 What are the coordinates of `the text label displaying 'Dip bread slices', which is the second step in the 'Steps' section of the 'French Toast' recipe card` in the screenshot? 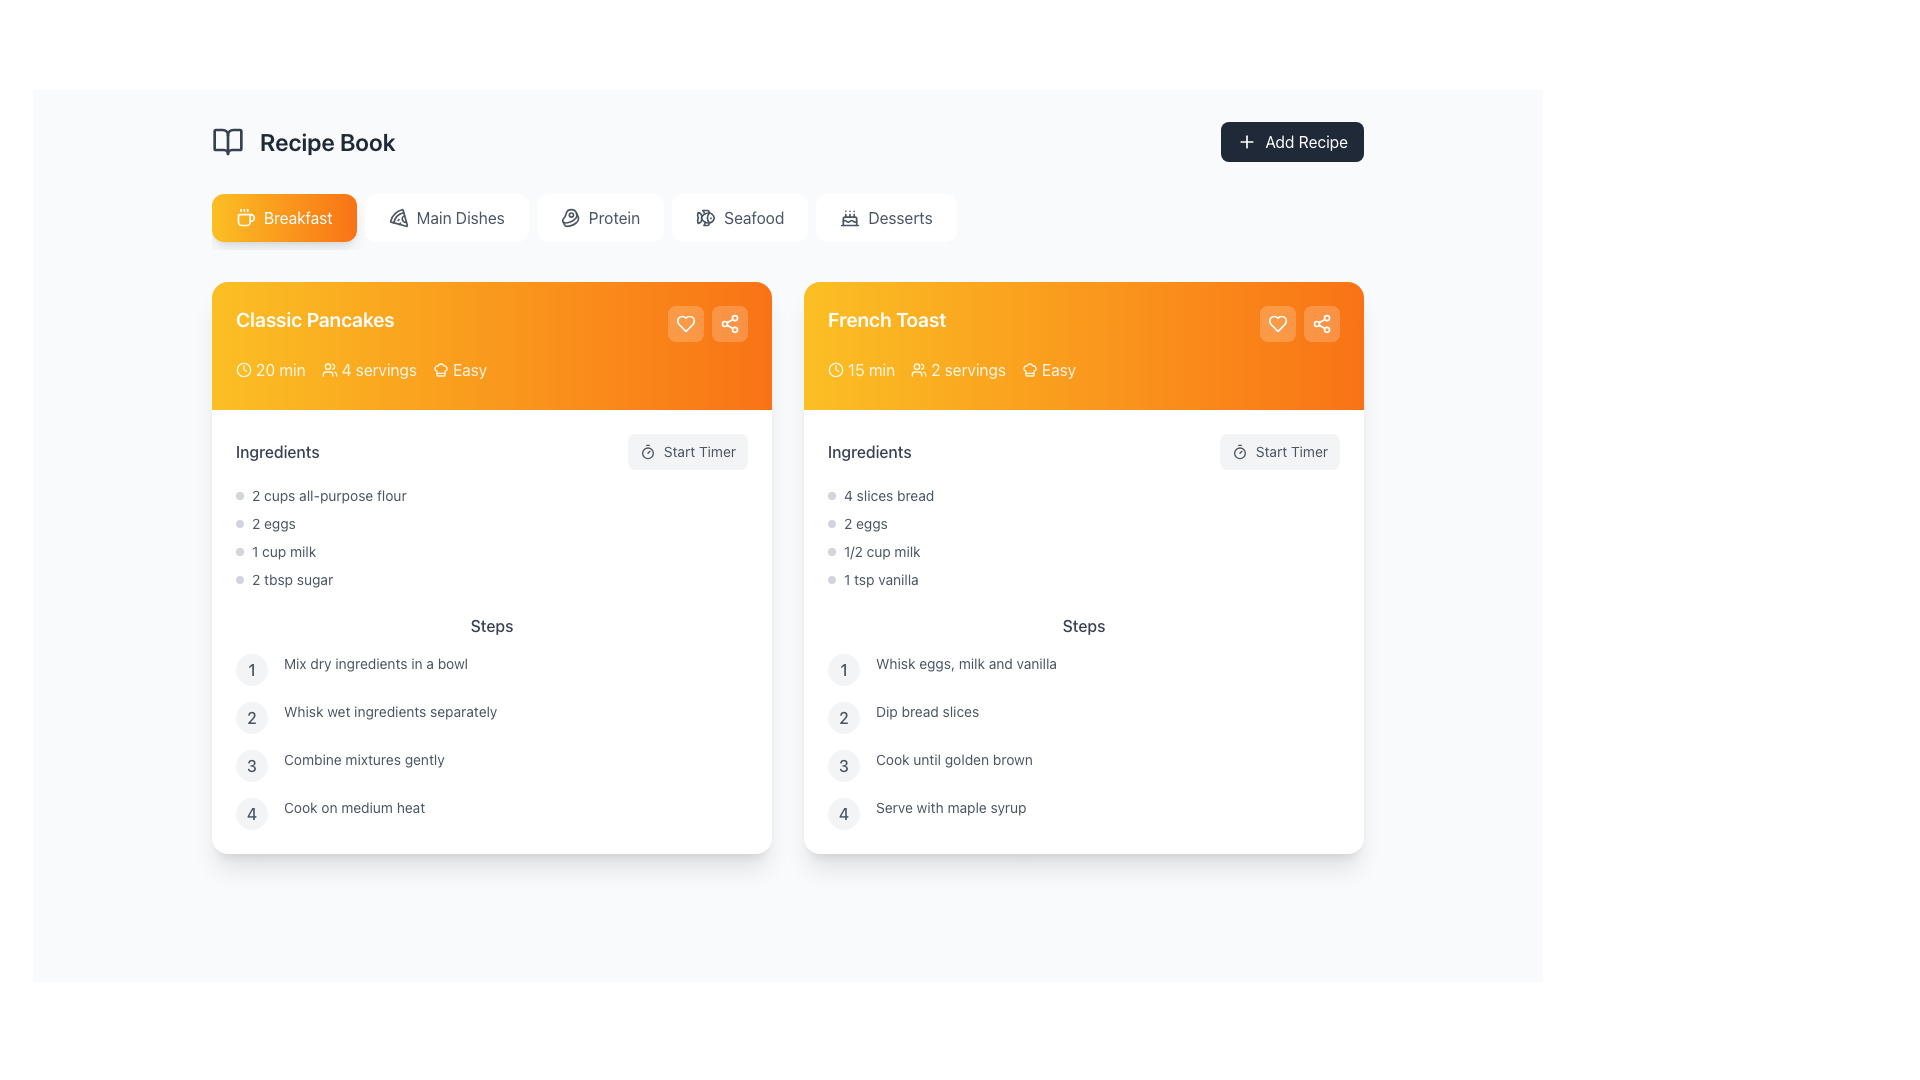 It's located at (926, 716).